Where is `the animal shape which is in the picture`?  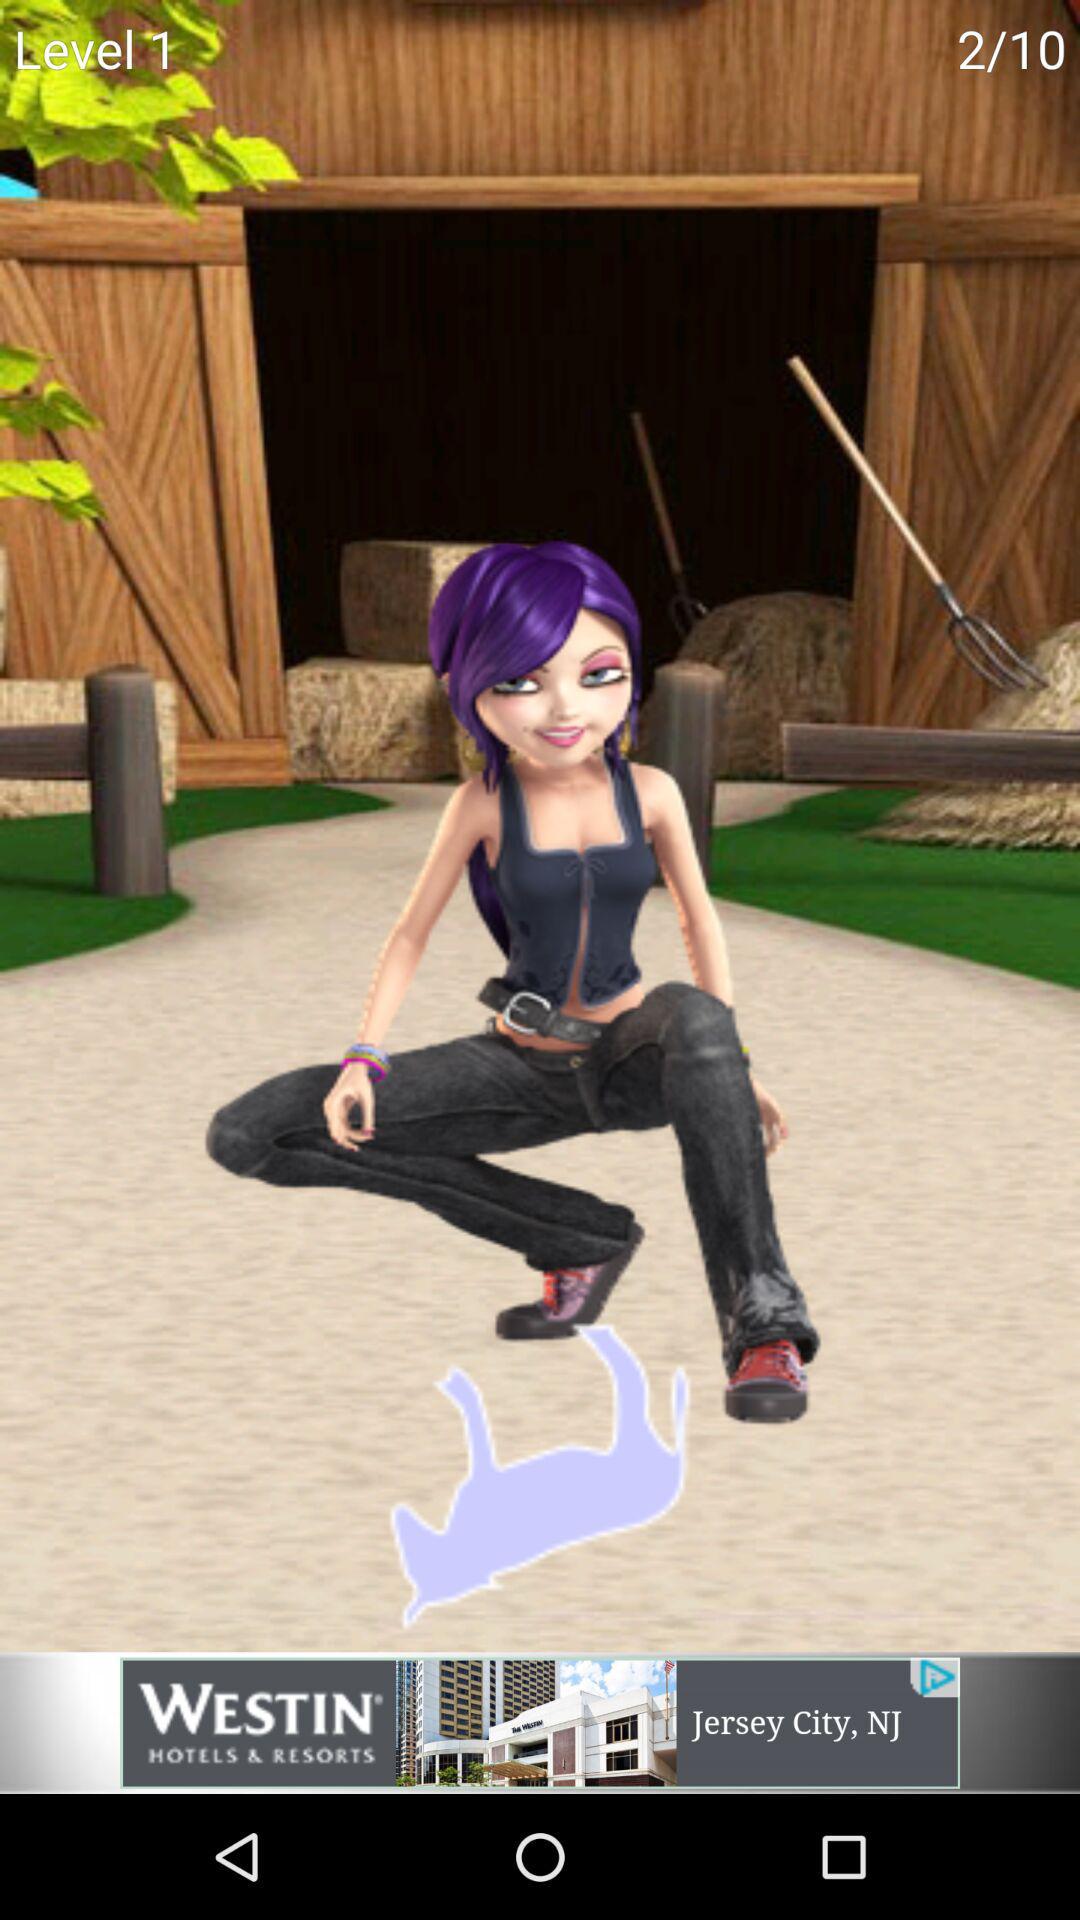
the animal shape which is in the picture is located at coordinates (540, 1477).